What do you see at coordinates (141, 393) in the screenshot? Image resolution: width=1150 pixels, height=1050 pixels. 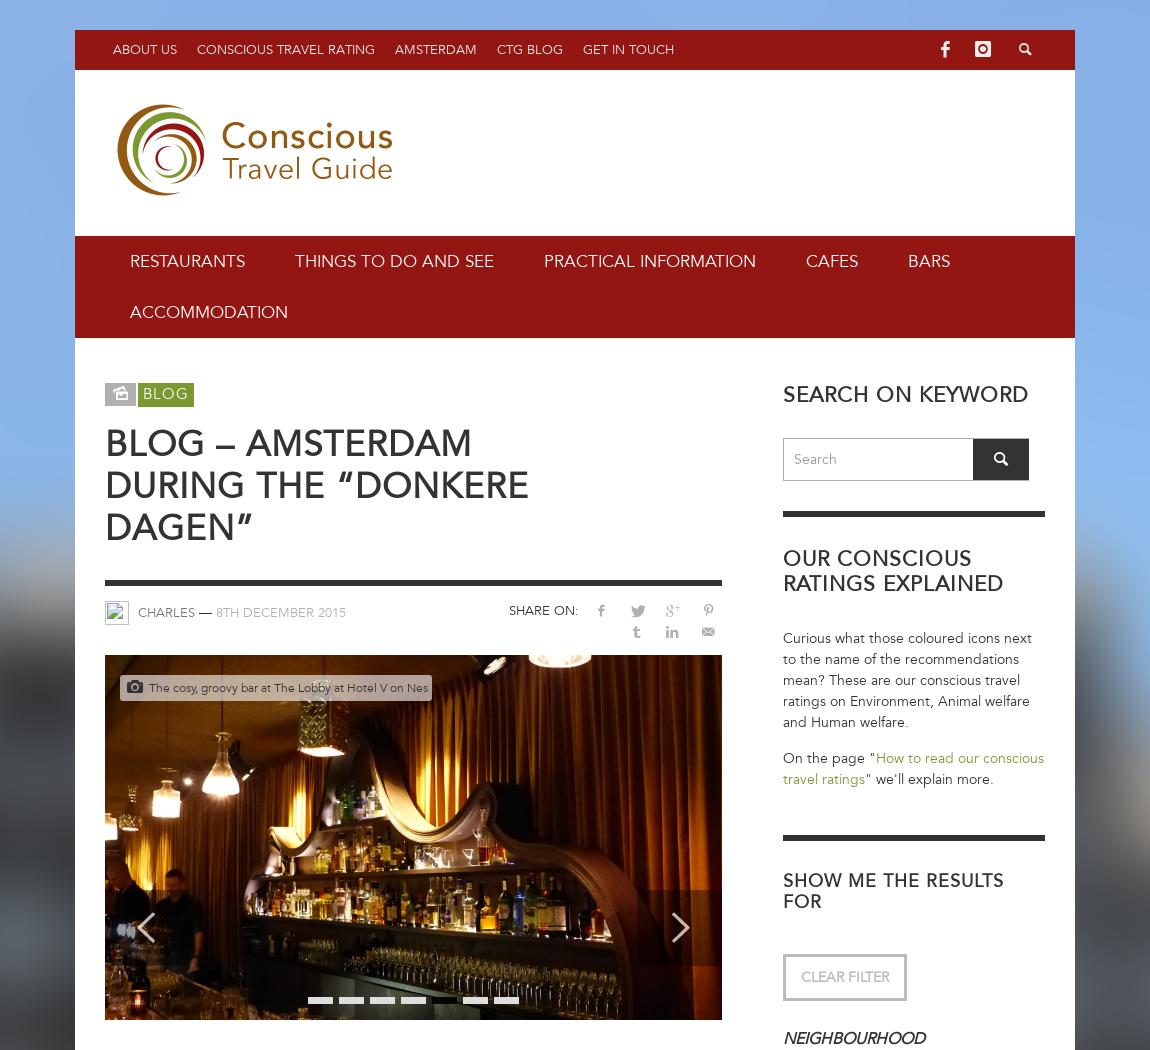 I see `'Blog'` at bounding box center [141, 393].